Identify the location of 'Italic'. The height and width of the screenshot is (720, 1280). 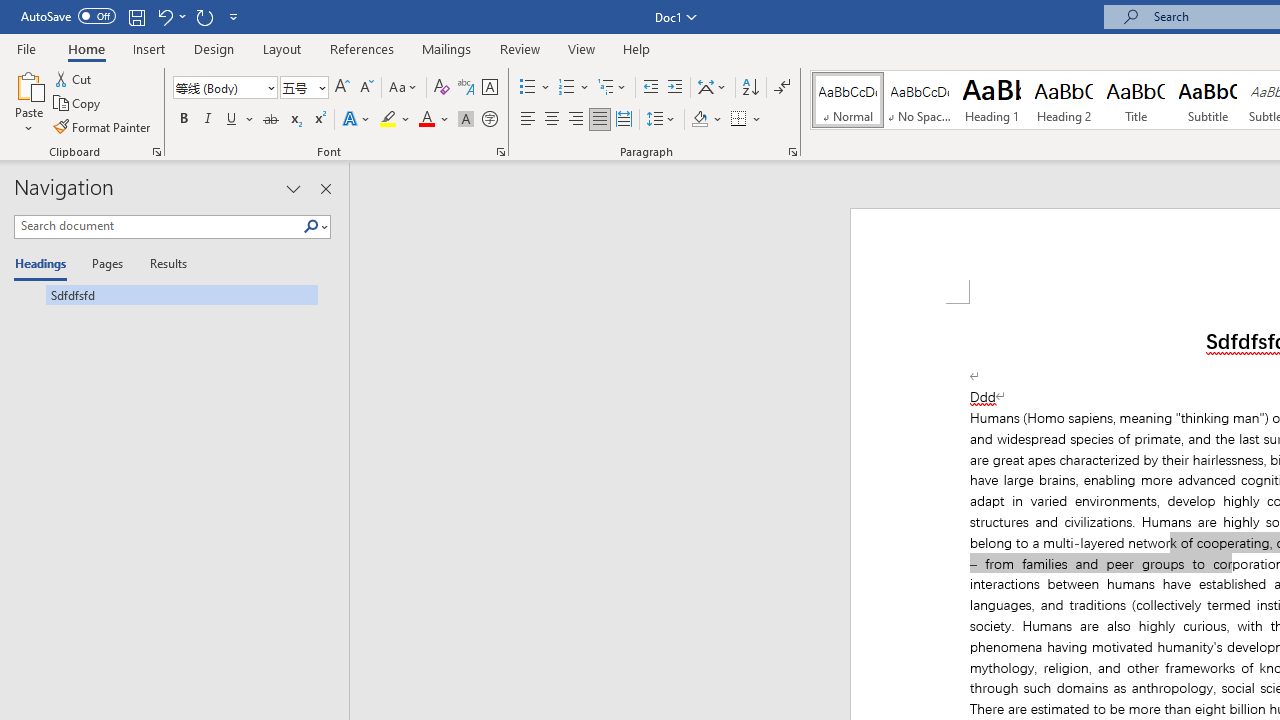
(208, 119).